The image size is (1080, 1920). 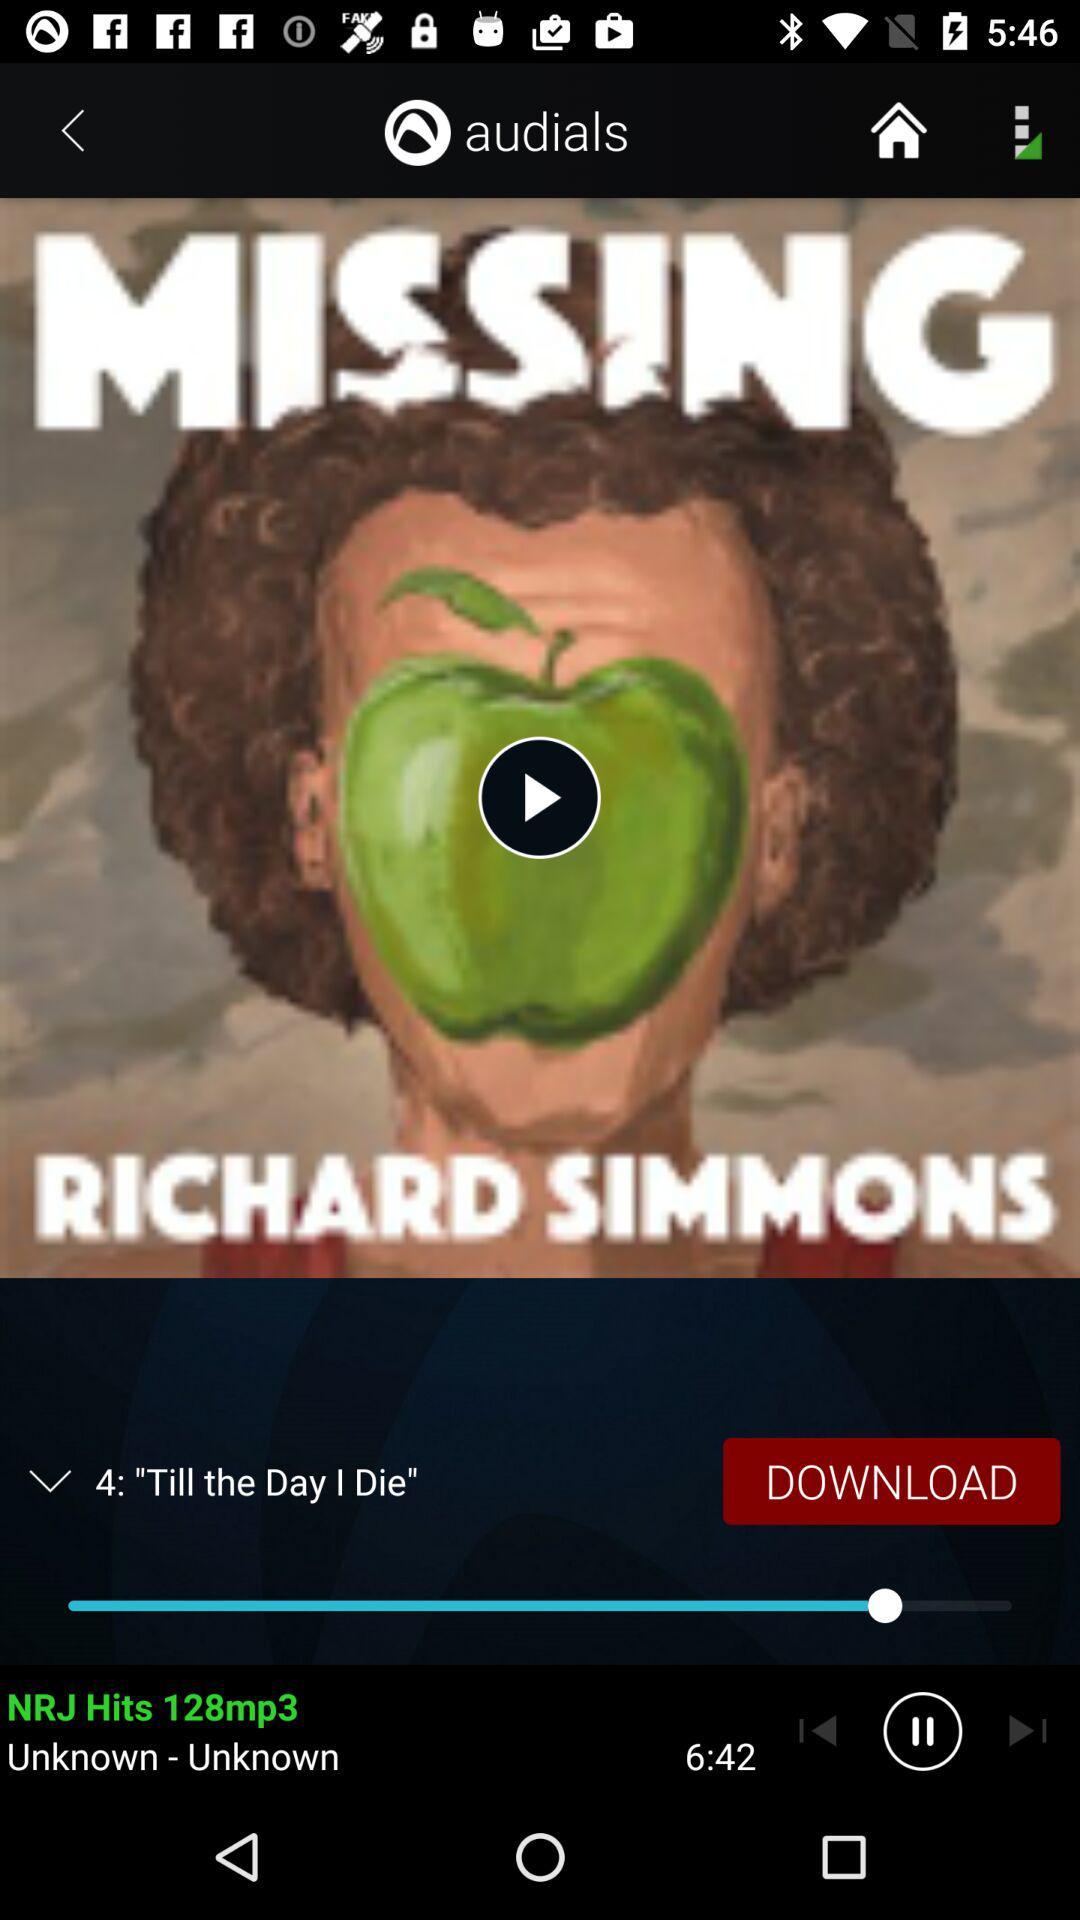 I want to click on the download icon, so click(x=890, y=1481).